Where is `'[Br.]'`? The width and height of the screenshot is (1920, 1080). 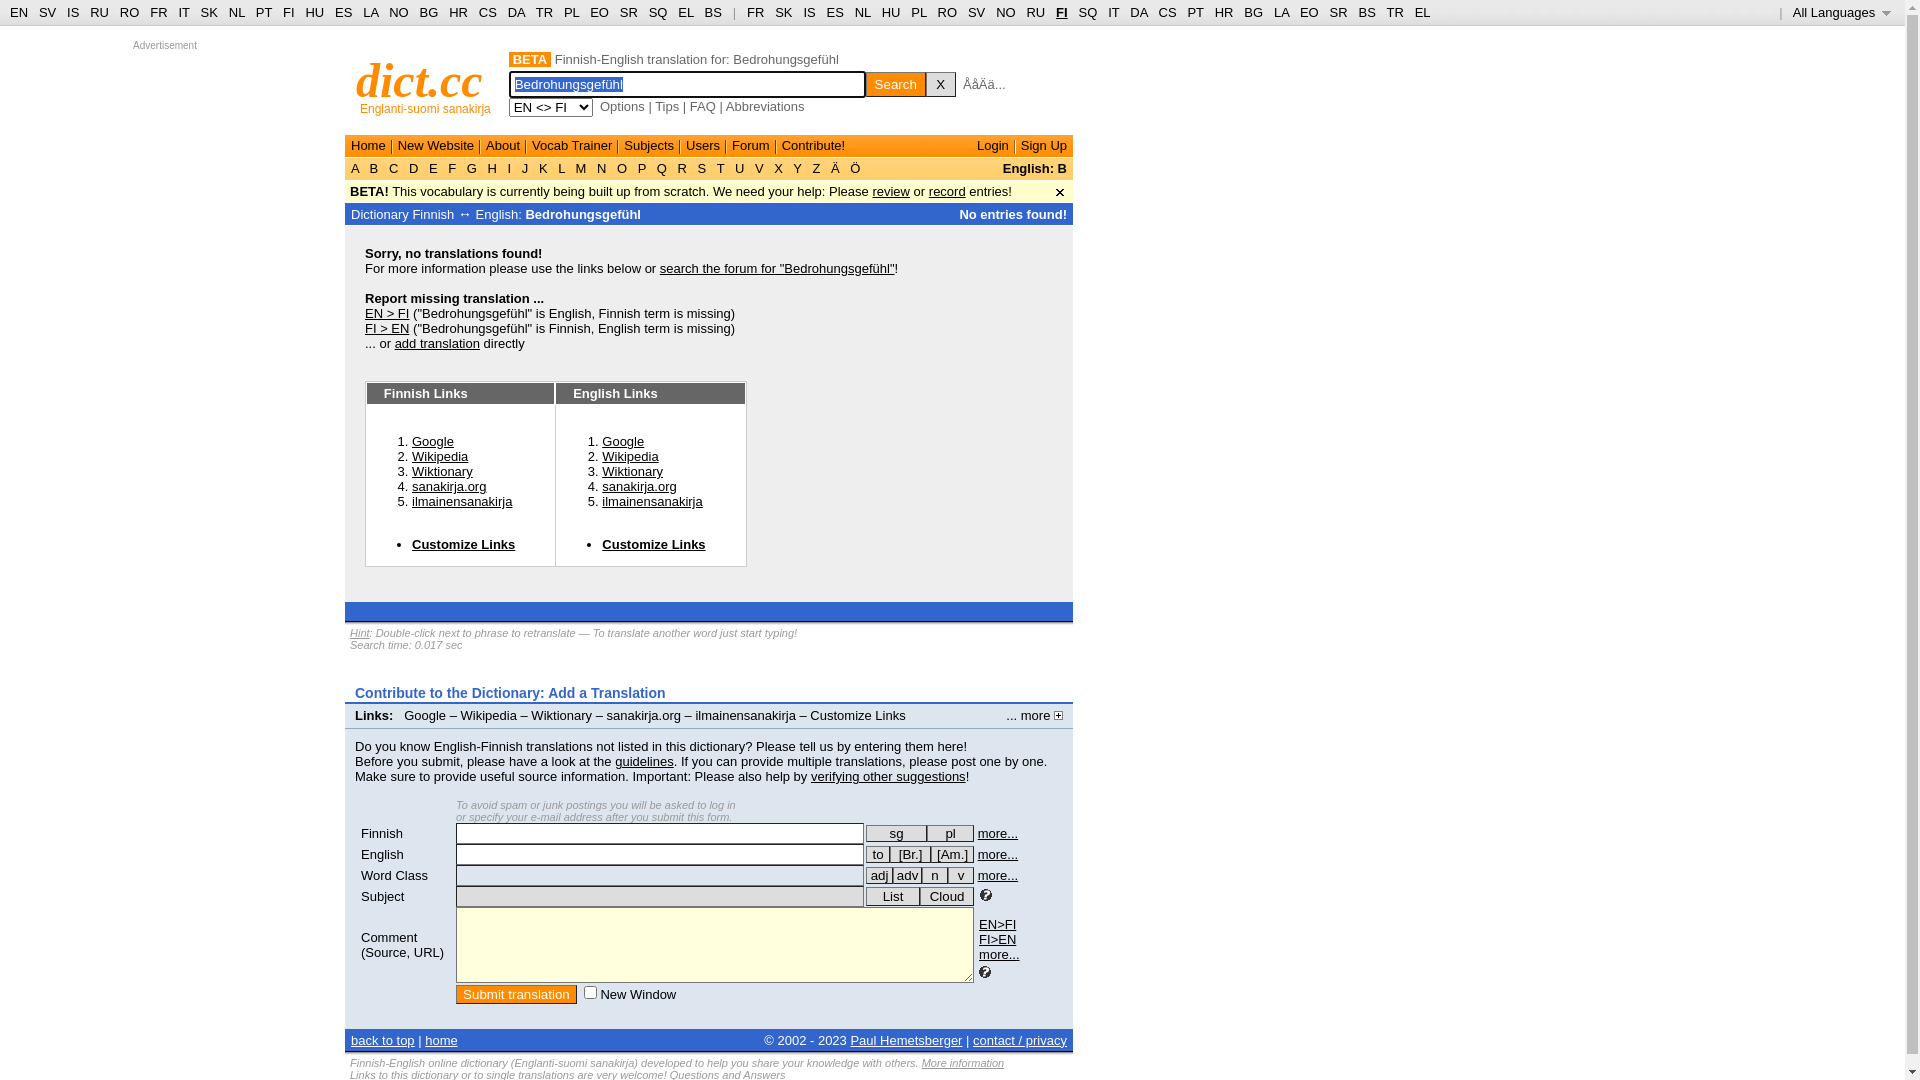 '[Br.]' is located at coordinates (909, 854).